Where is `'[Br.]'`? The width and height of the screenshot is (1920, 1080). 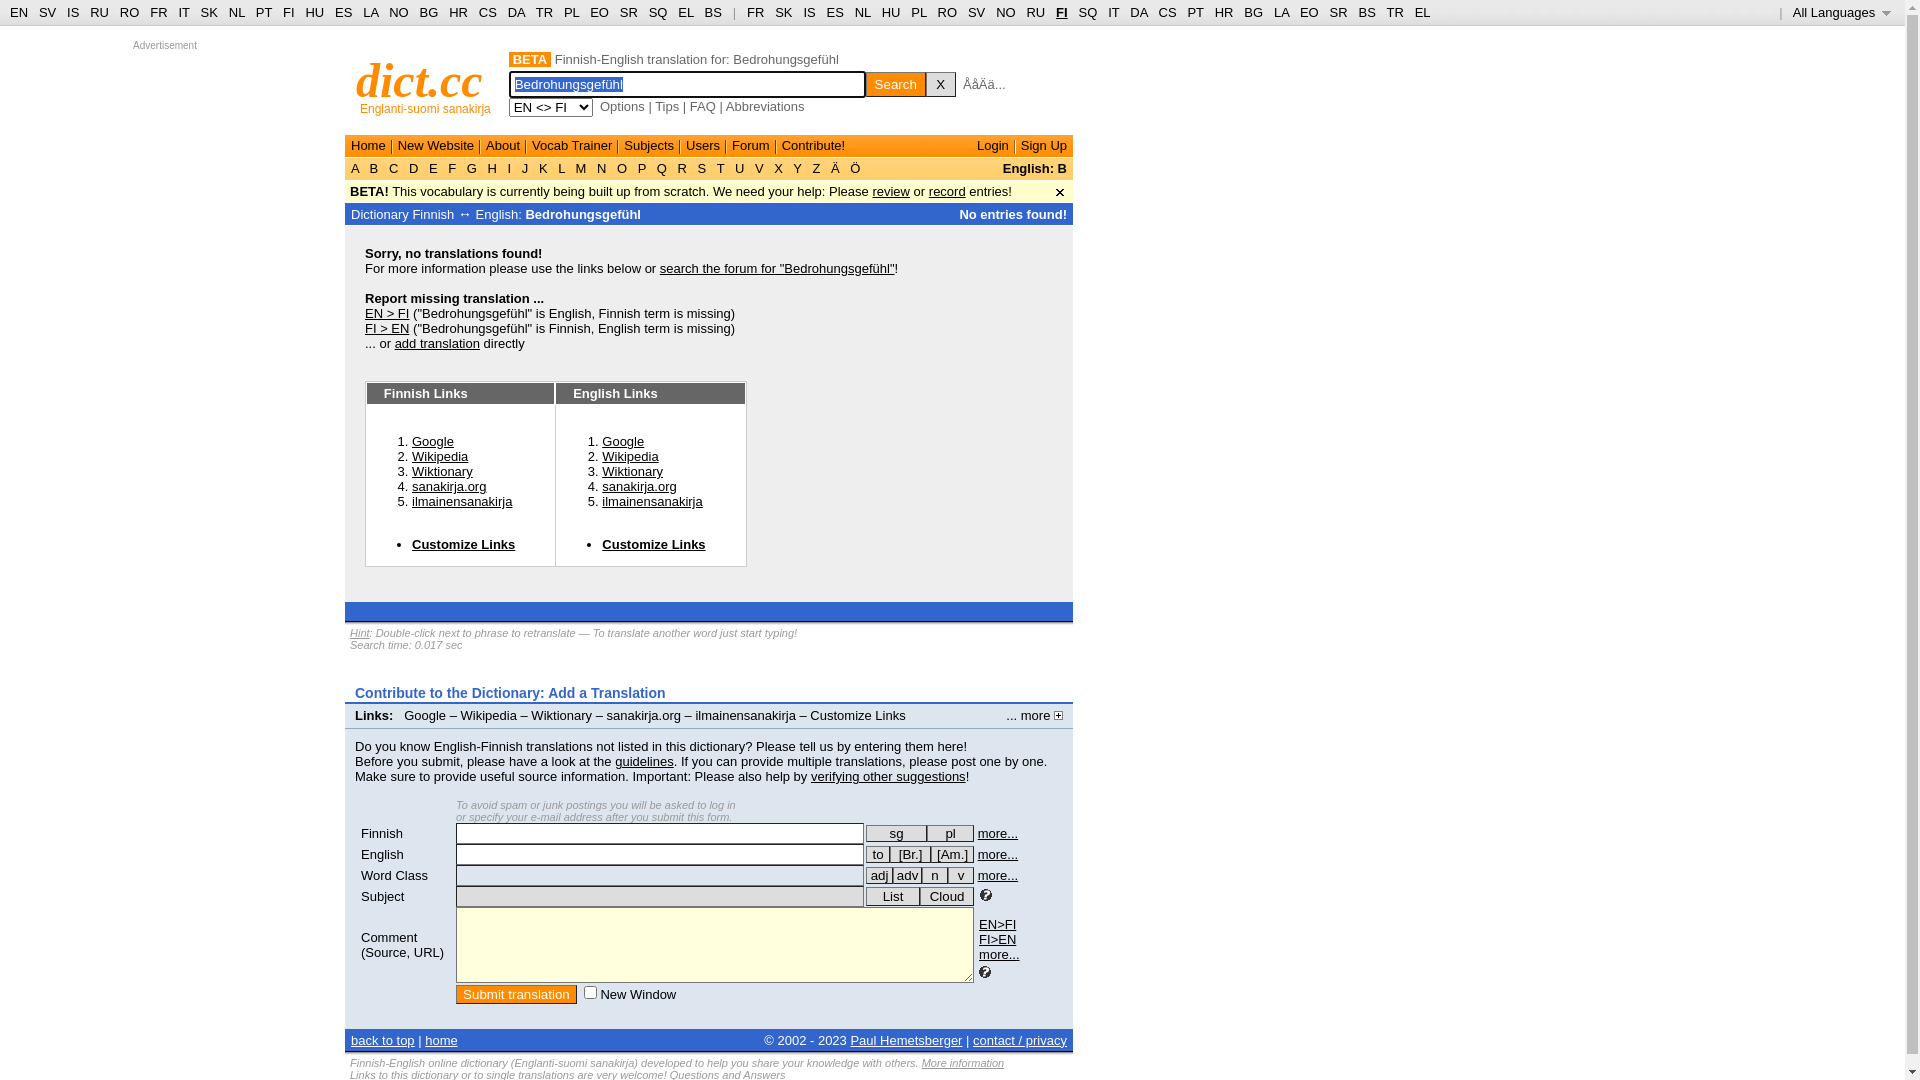 '[Br.]' is located at coordinates (909, 854).